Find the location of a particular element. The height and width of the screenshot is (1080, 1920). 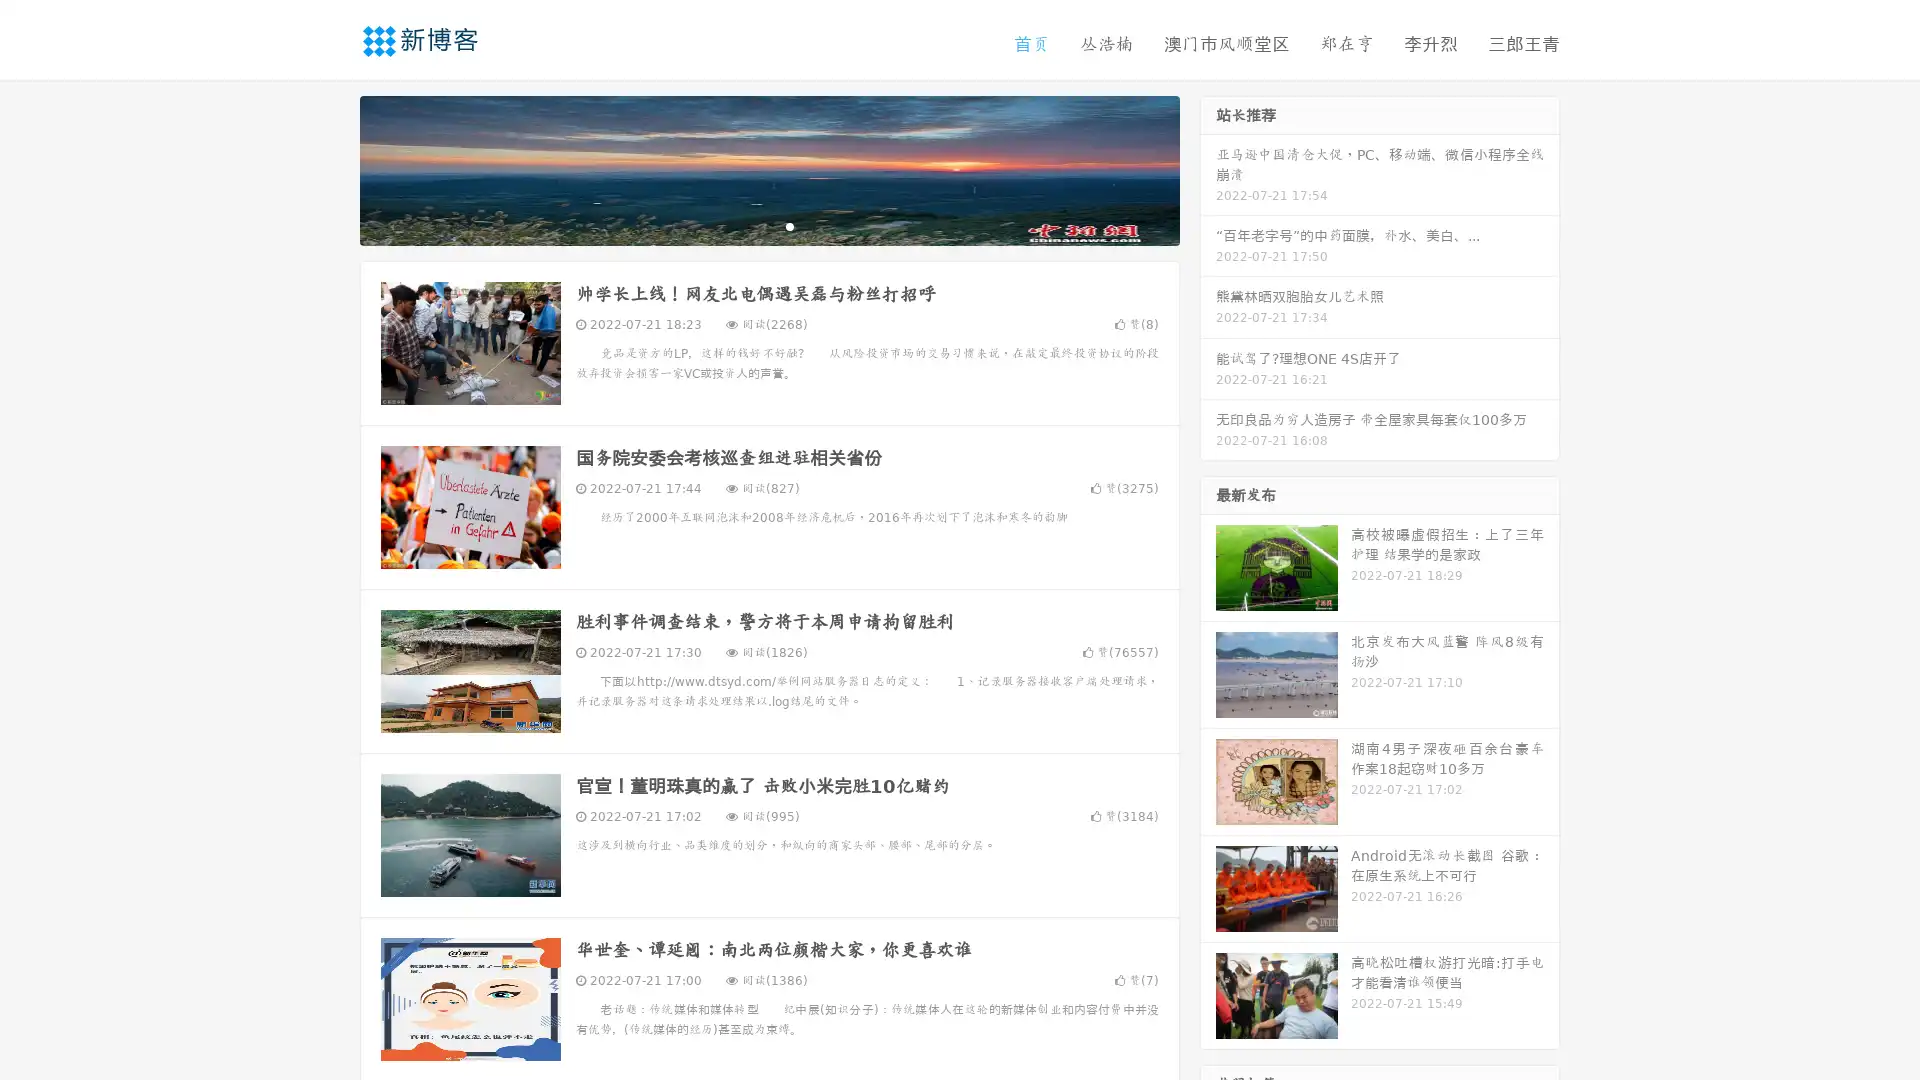

Go to slide 1 is located at coordinates (748, 225).